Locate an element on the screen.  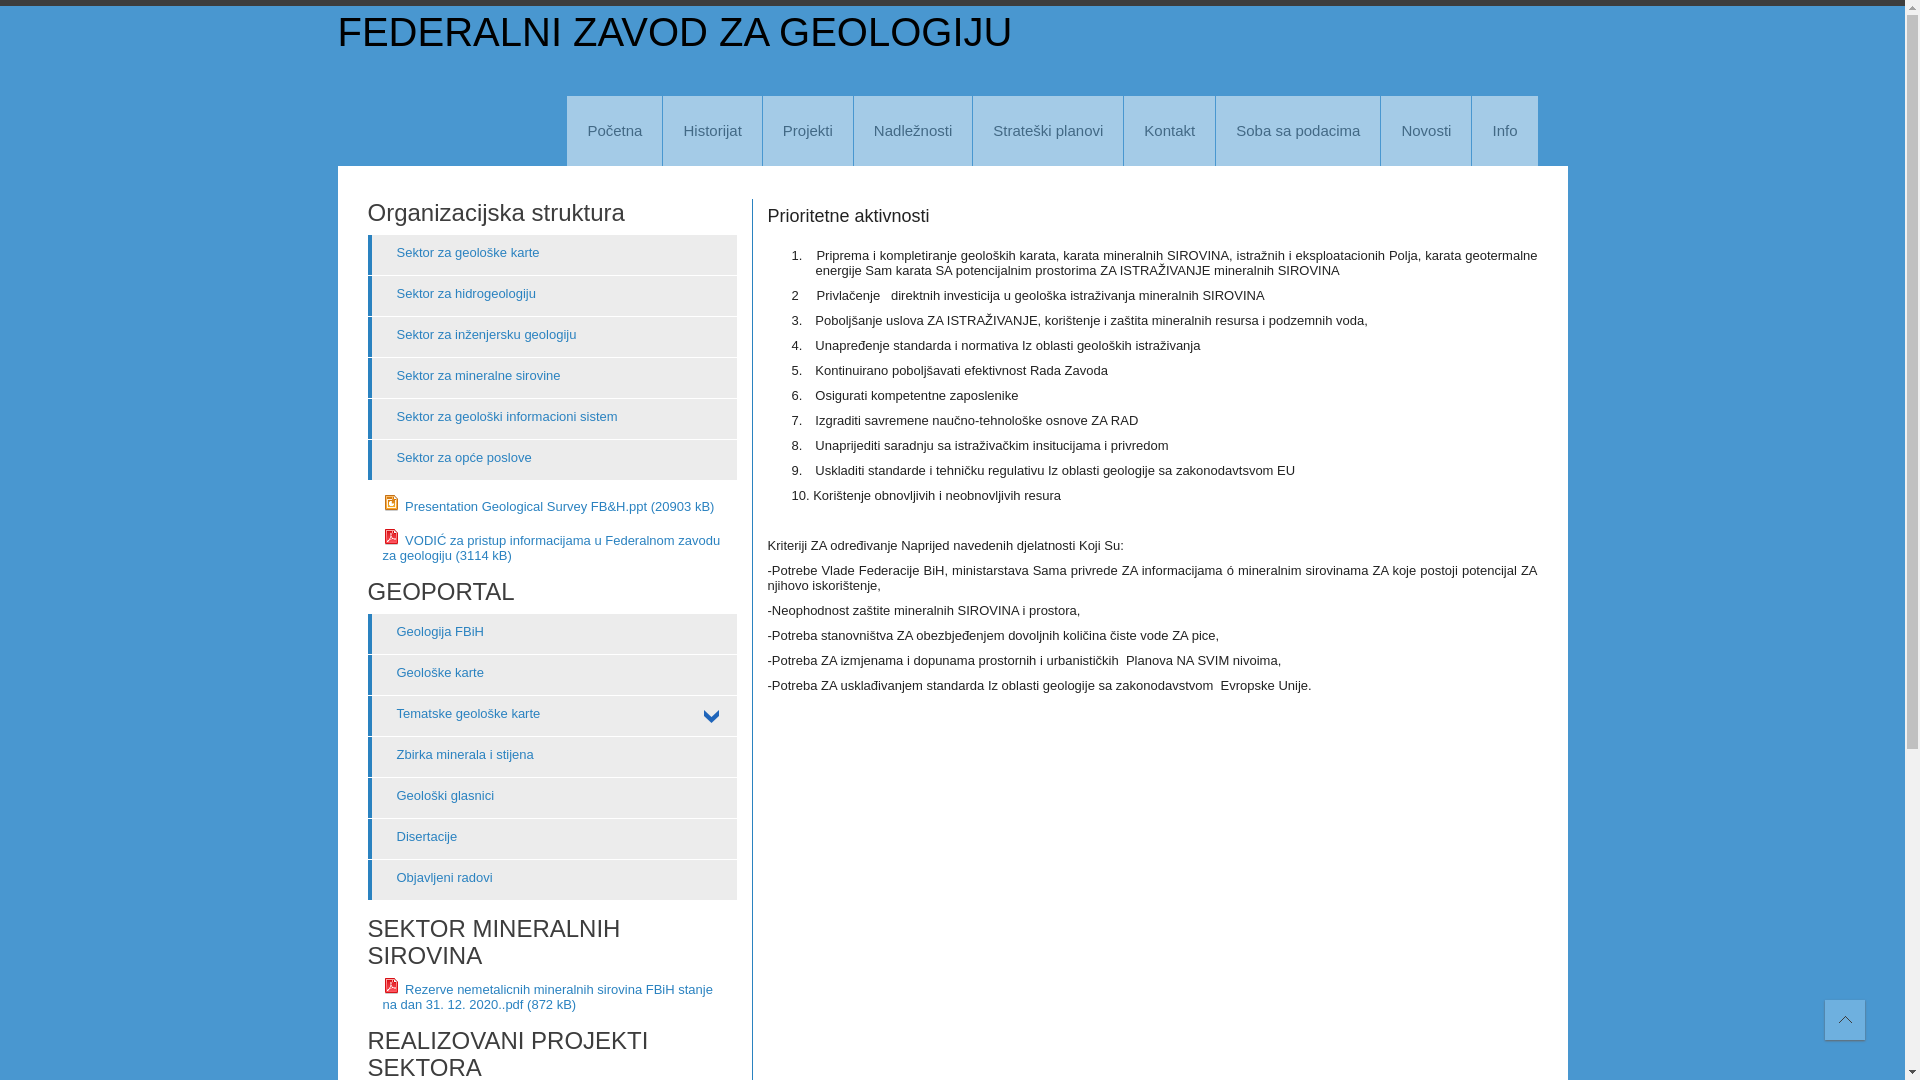
'Kontakt' is located at coordinates (1123, 131).